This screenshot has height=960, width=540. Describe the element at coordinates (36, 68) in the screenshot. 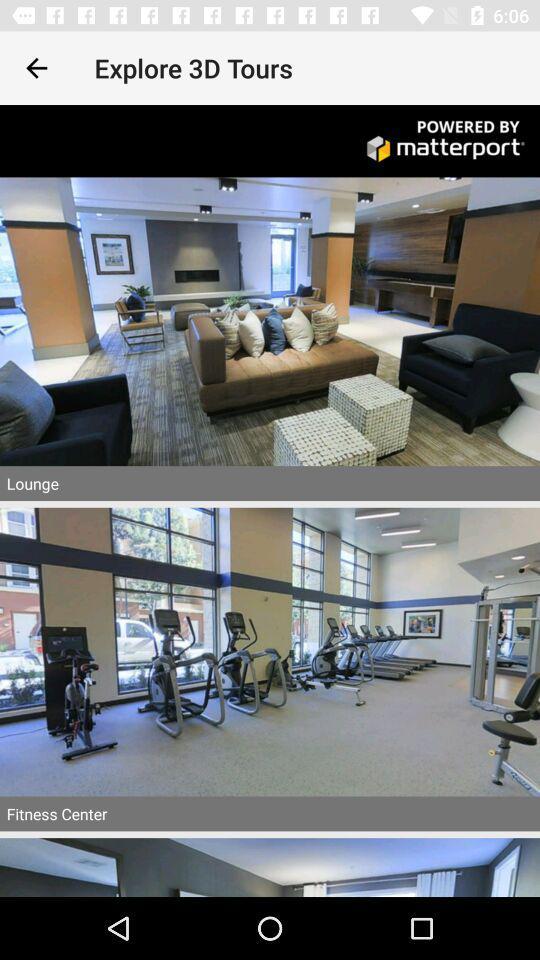

I see `go back` at that location.